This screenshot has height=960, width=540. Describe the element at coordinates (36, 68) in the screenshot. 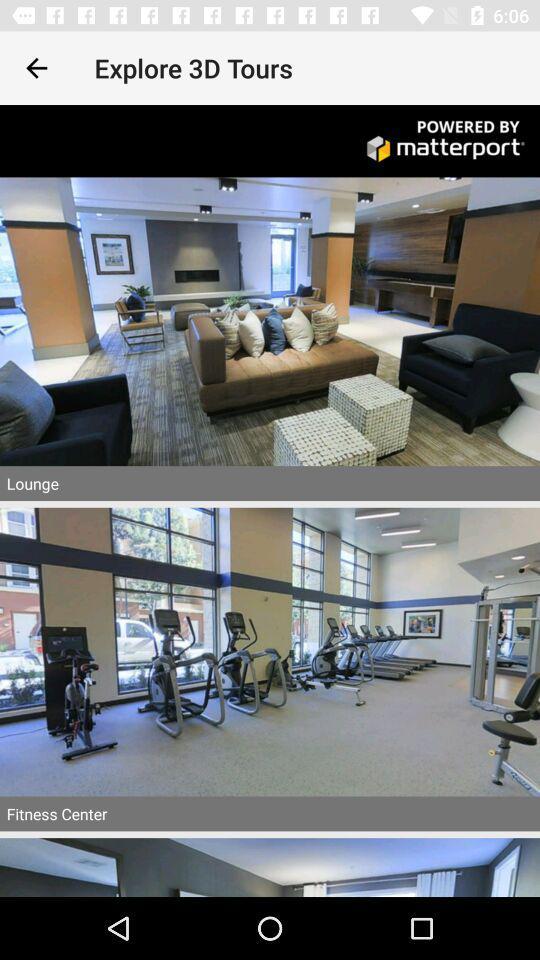

I see `go back` at that location.